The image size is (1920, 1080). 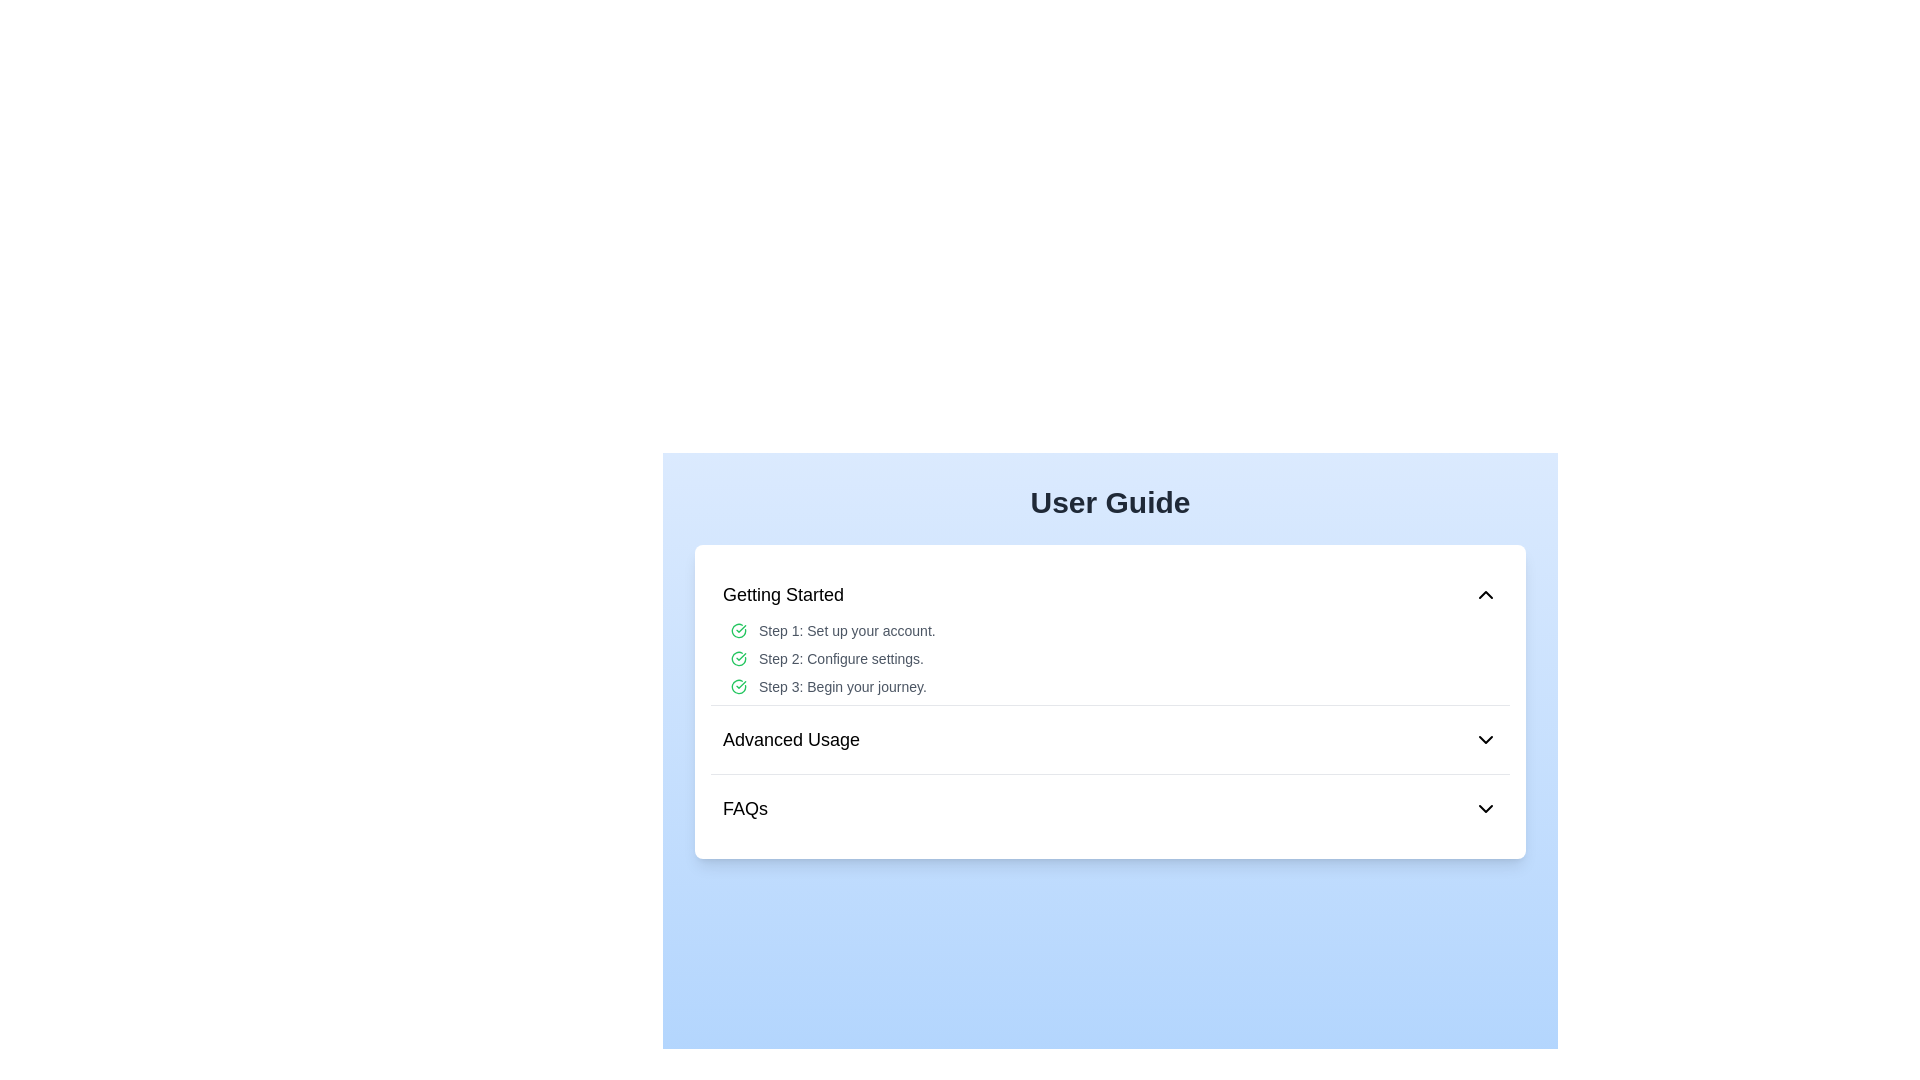 What do you see at coordinates (744, 808) in the screenshot?
I see `the 'FAQs' text label, which is prominently displayed in bold font under the 'Advanced Usage' section of the menu` at bounding box center [744, 808].